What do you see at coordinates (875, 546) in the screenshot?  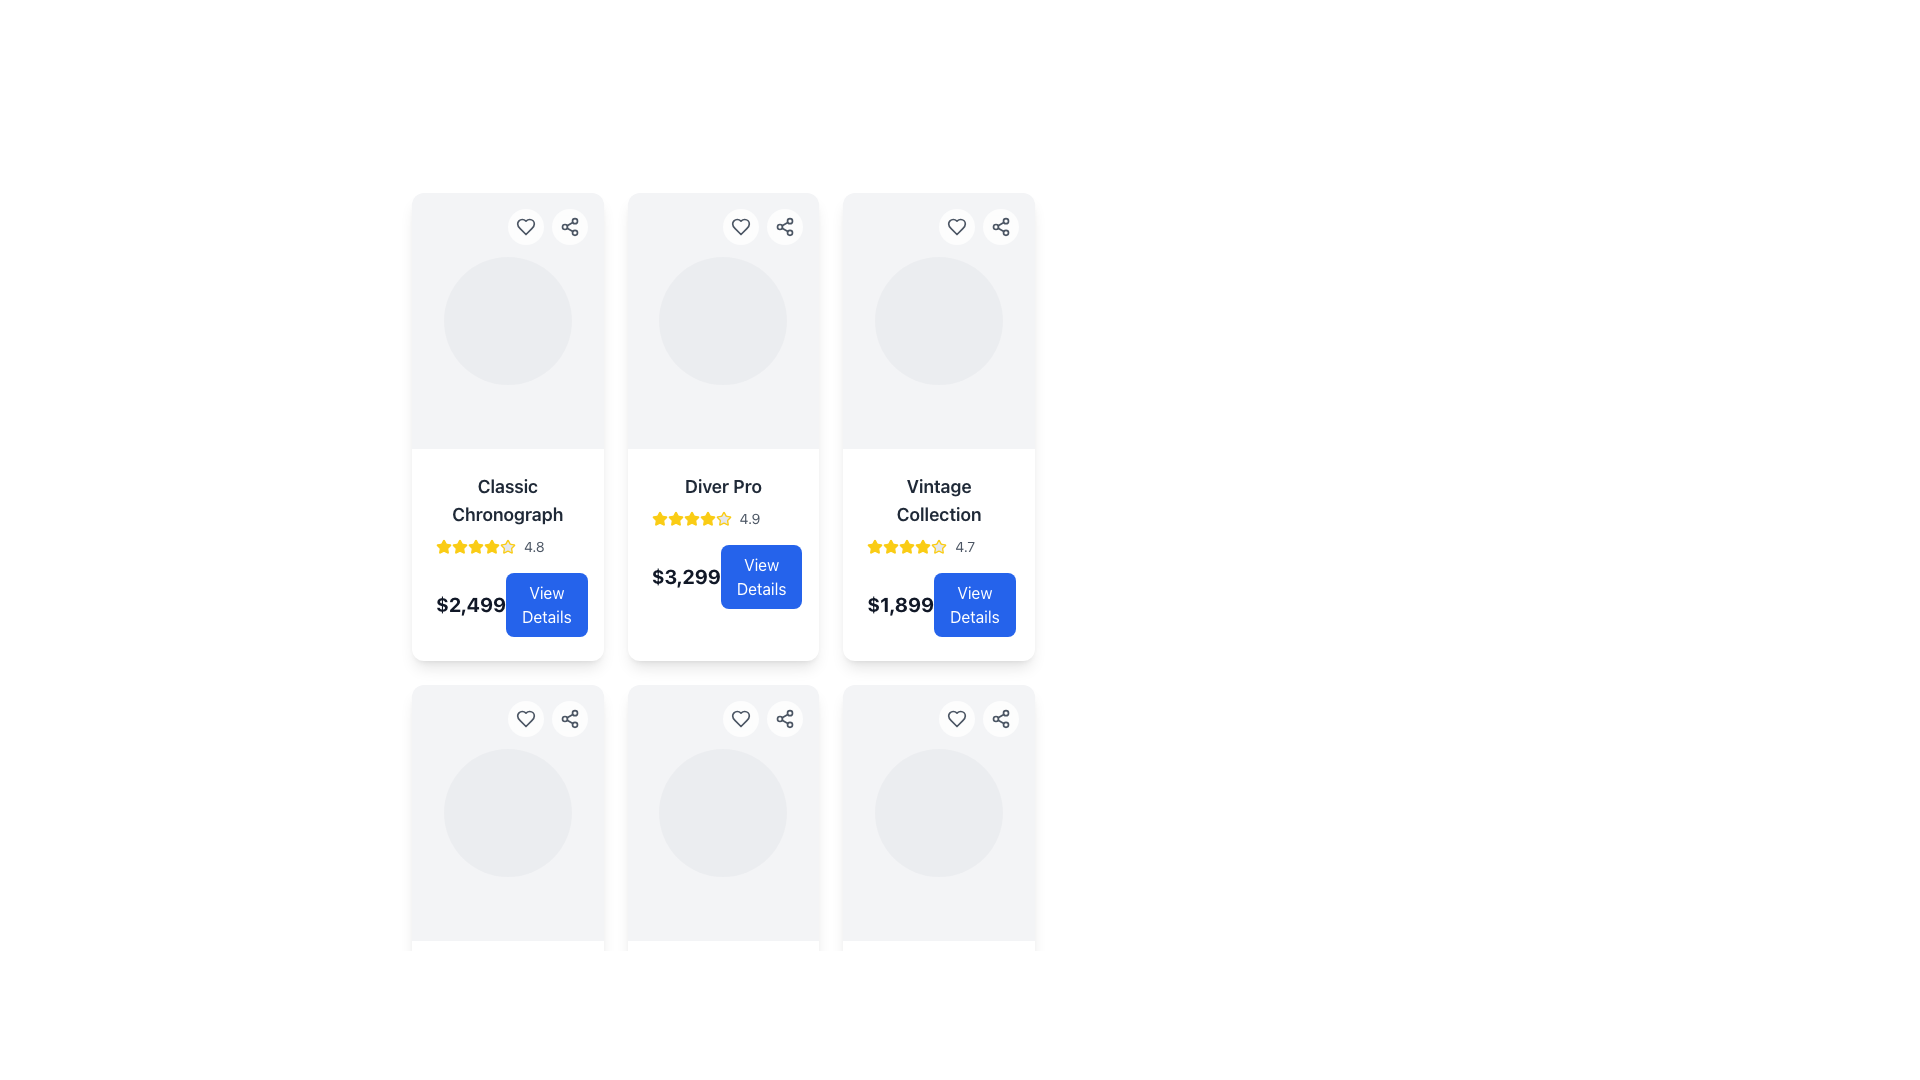 I see `the star icon representing the third rating in the 'Vintage Collection' product card located in the top-right panel of the interface` at bounding box center [875, 546].